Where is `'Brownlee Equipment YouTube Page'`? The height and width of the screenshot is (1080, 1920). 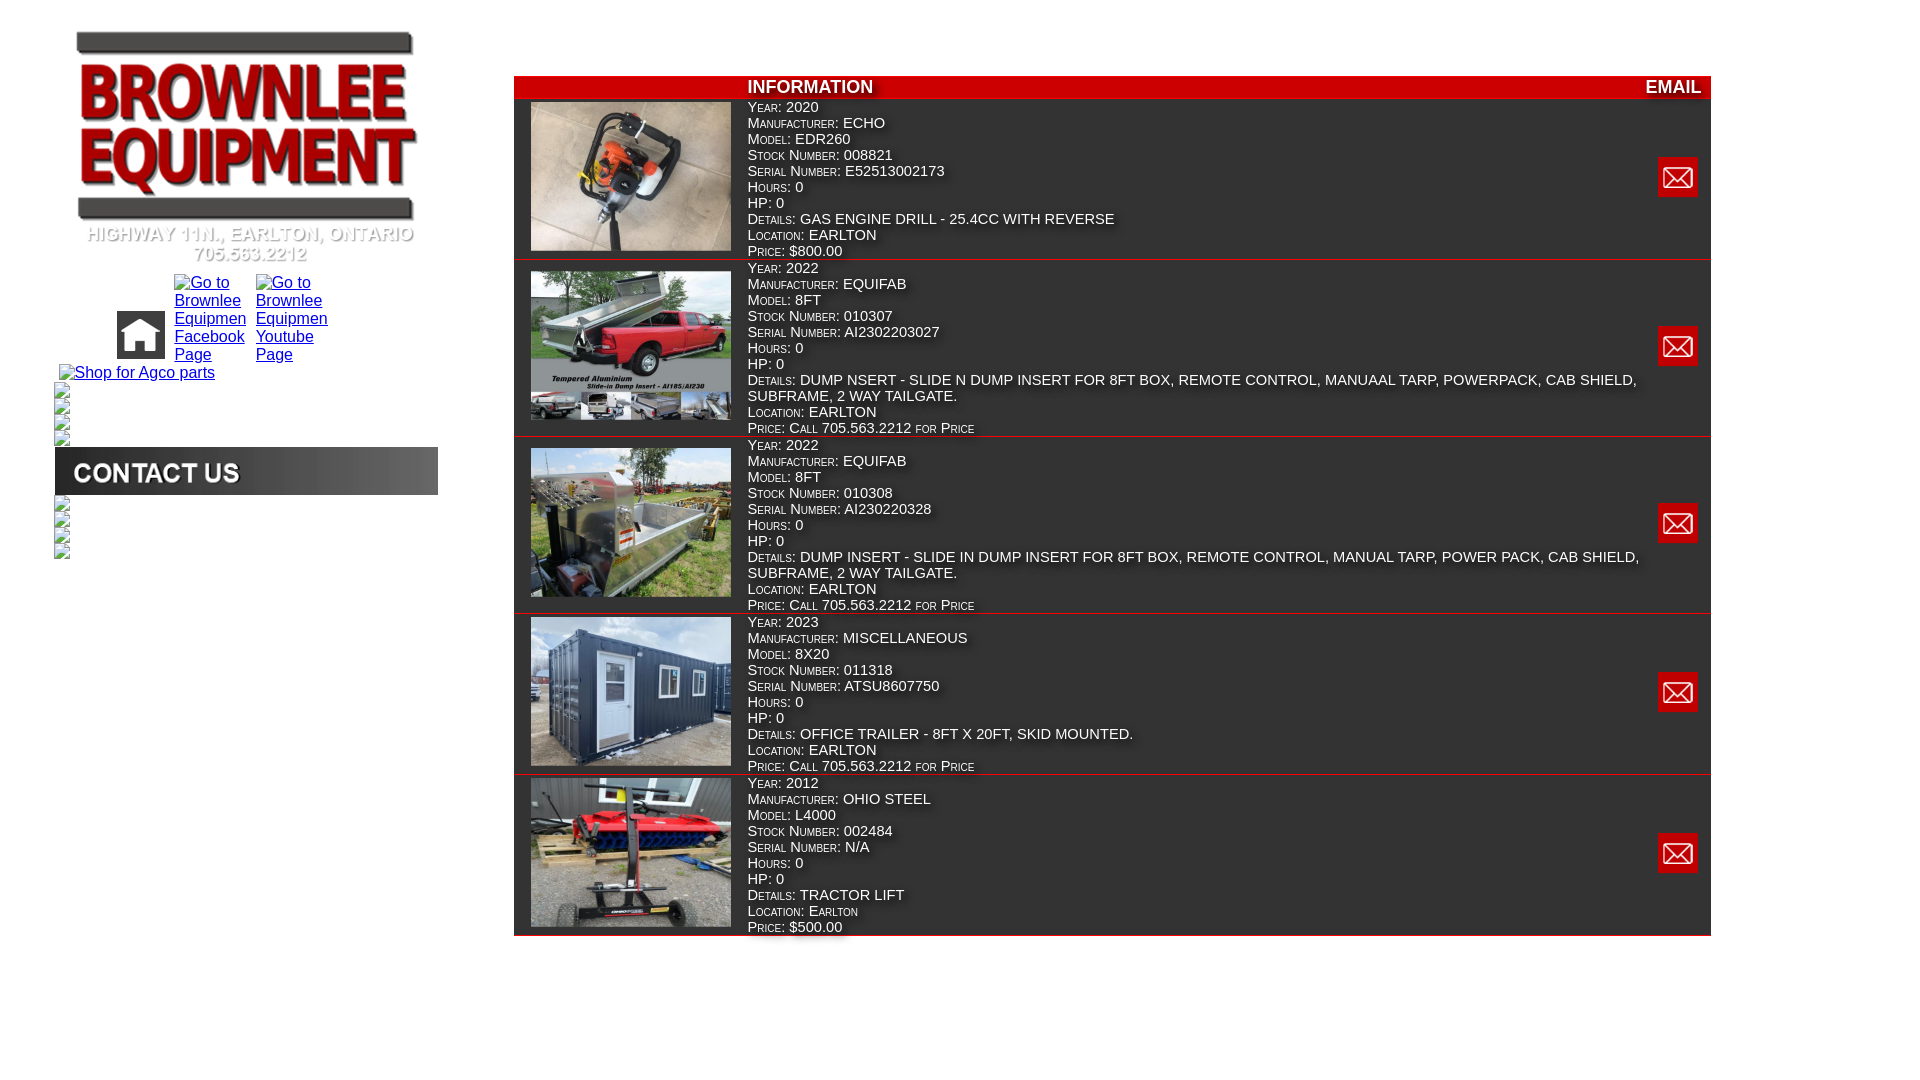
'Brownlee Equipment YouTube Page' is located at coordinates (288, 353).